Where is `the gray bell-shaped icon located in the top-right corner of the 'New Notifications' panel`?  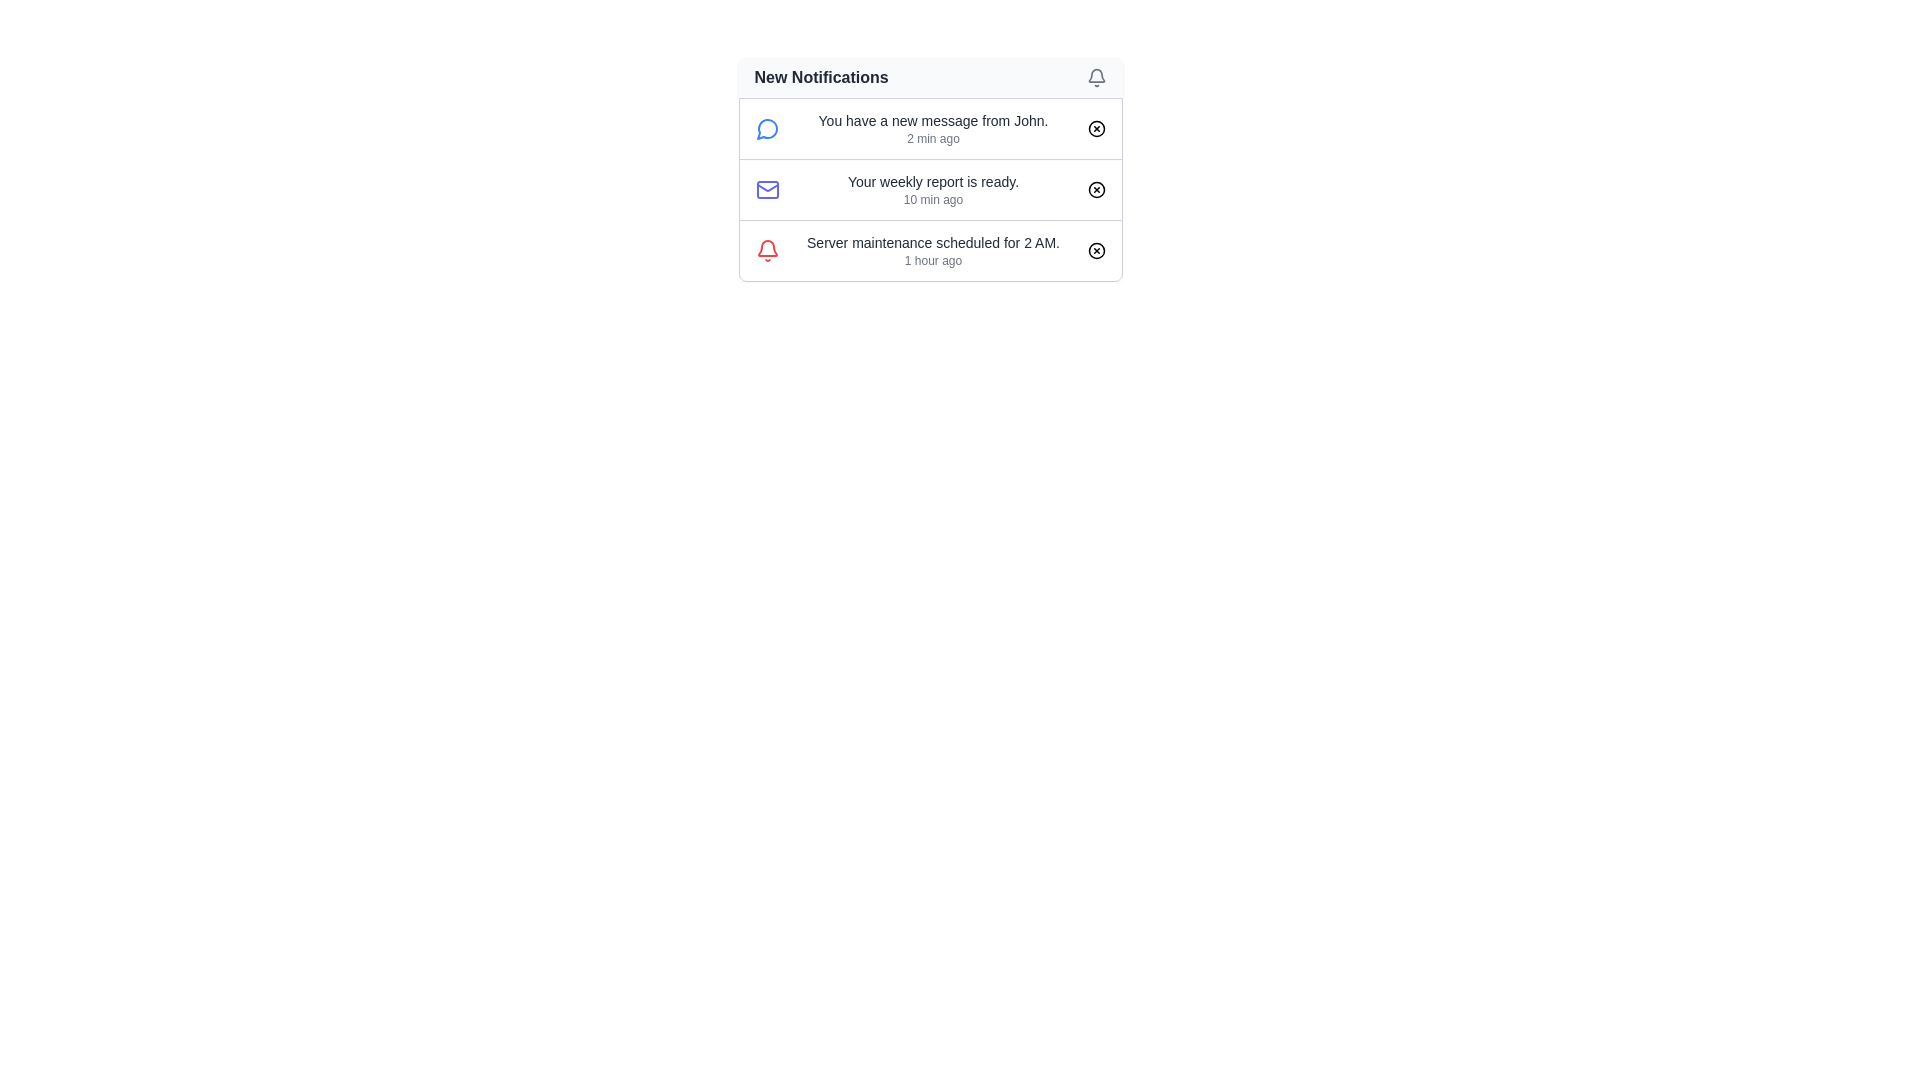 the gray bell-shaped icon located in the top-right corner of the 'New Notifications' panel is located at coordinates (1095, 76).